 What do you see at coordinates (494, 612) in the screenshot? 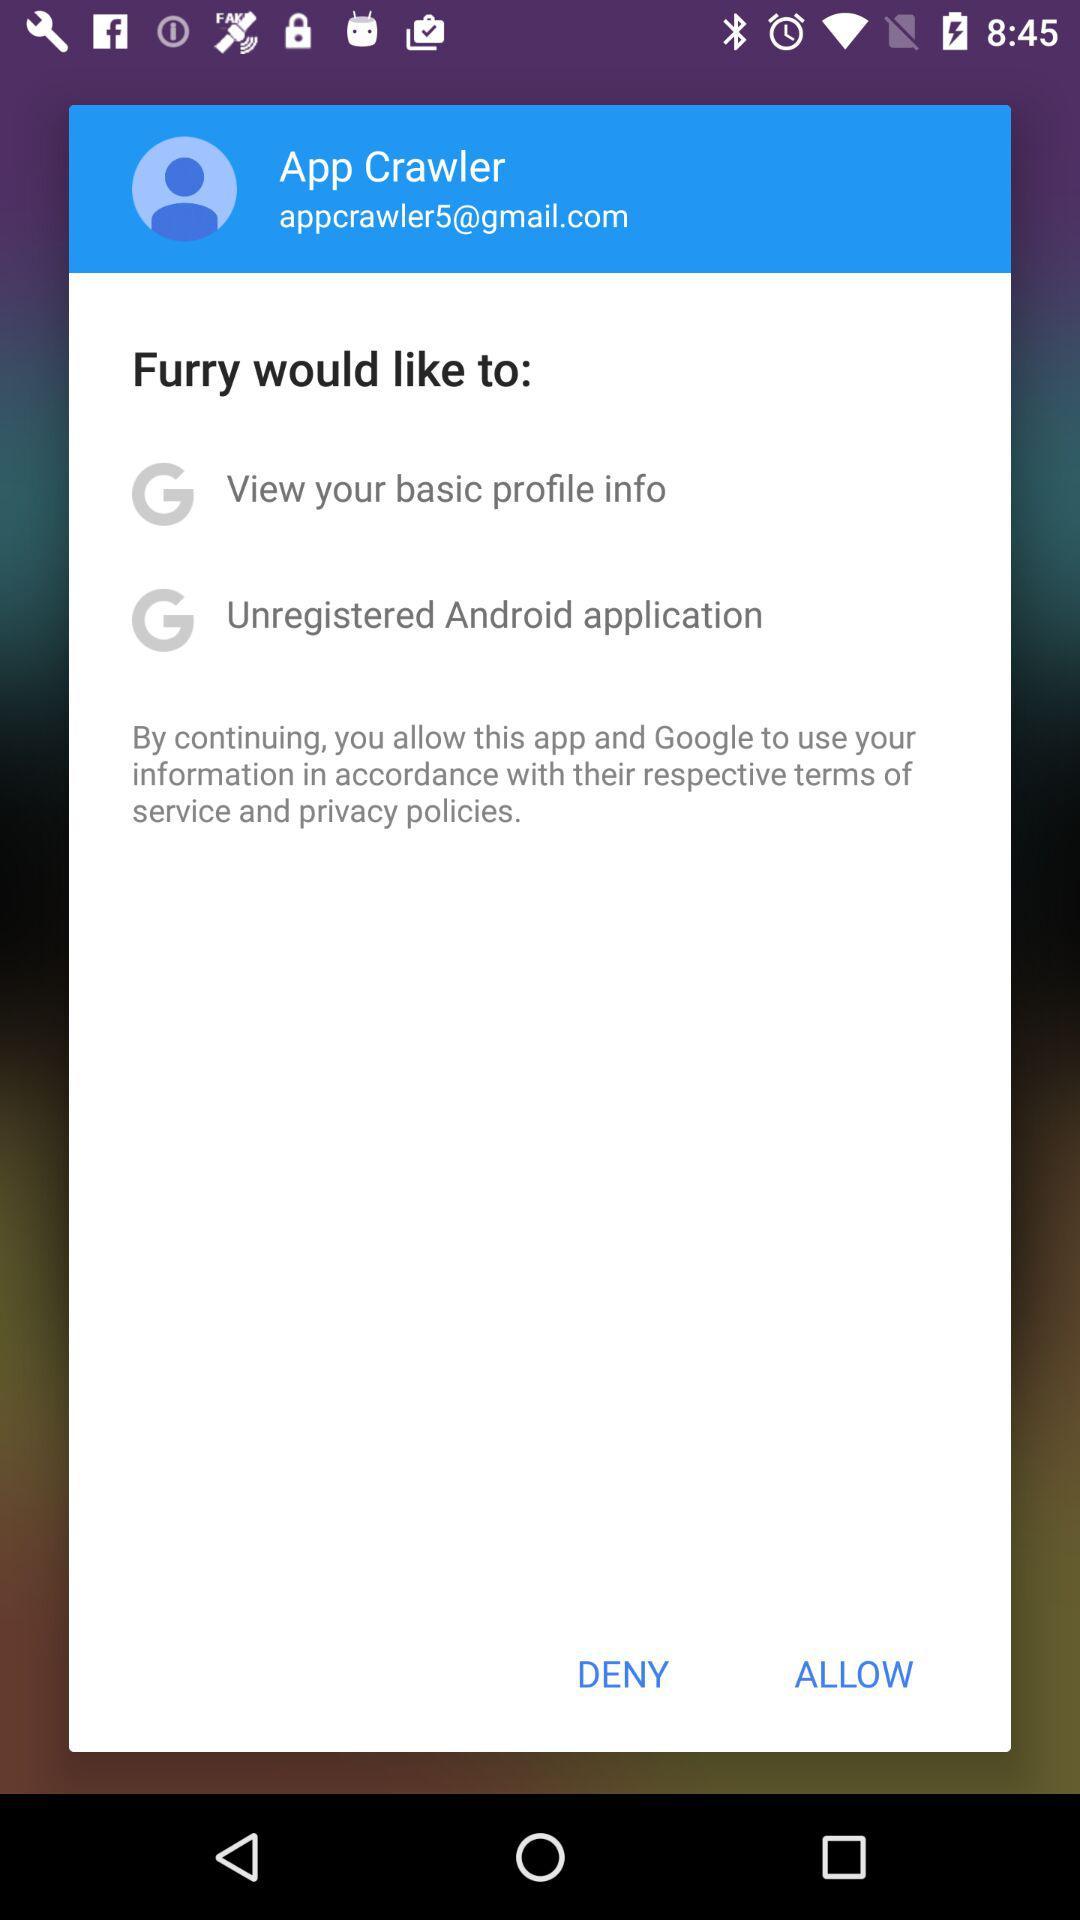
I see `the item below view your basic icon` at bounding box center [494, 612].